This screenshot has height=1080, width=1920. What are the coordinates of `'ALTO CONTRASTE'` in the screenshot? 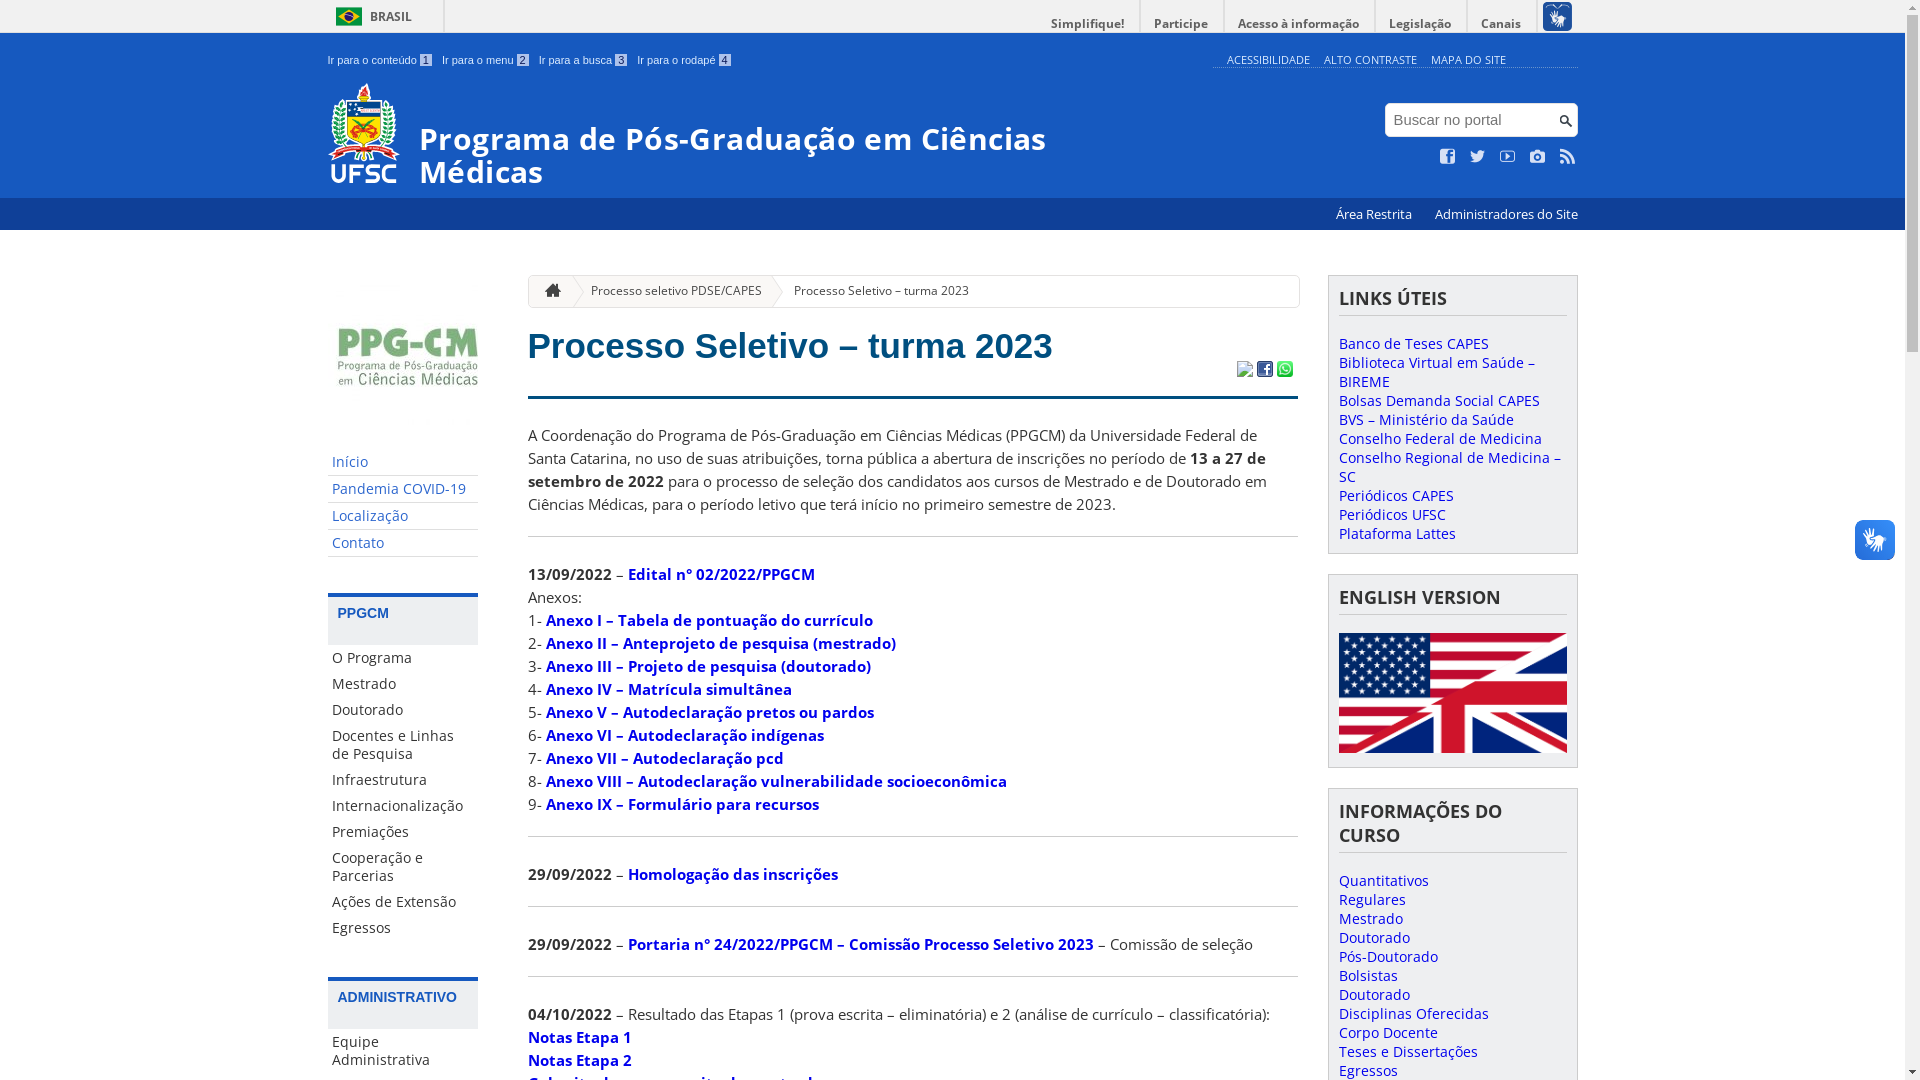 It's located at (1369, 58).